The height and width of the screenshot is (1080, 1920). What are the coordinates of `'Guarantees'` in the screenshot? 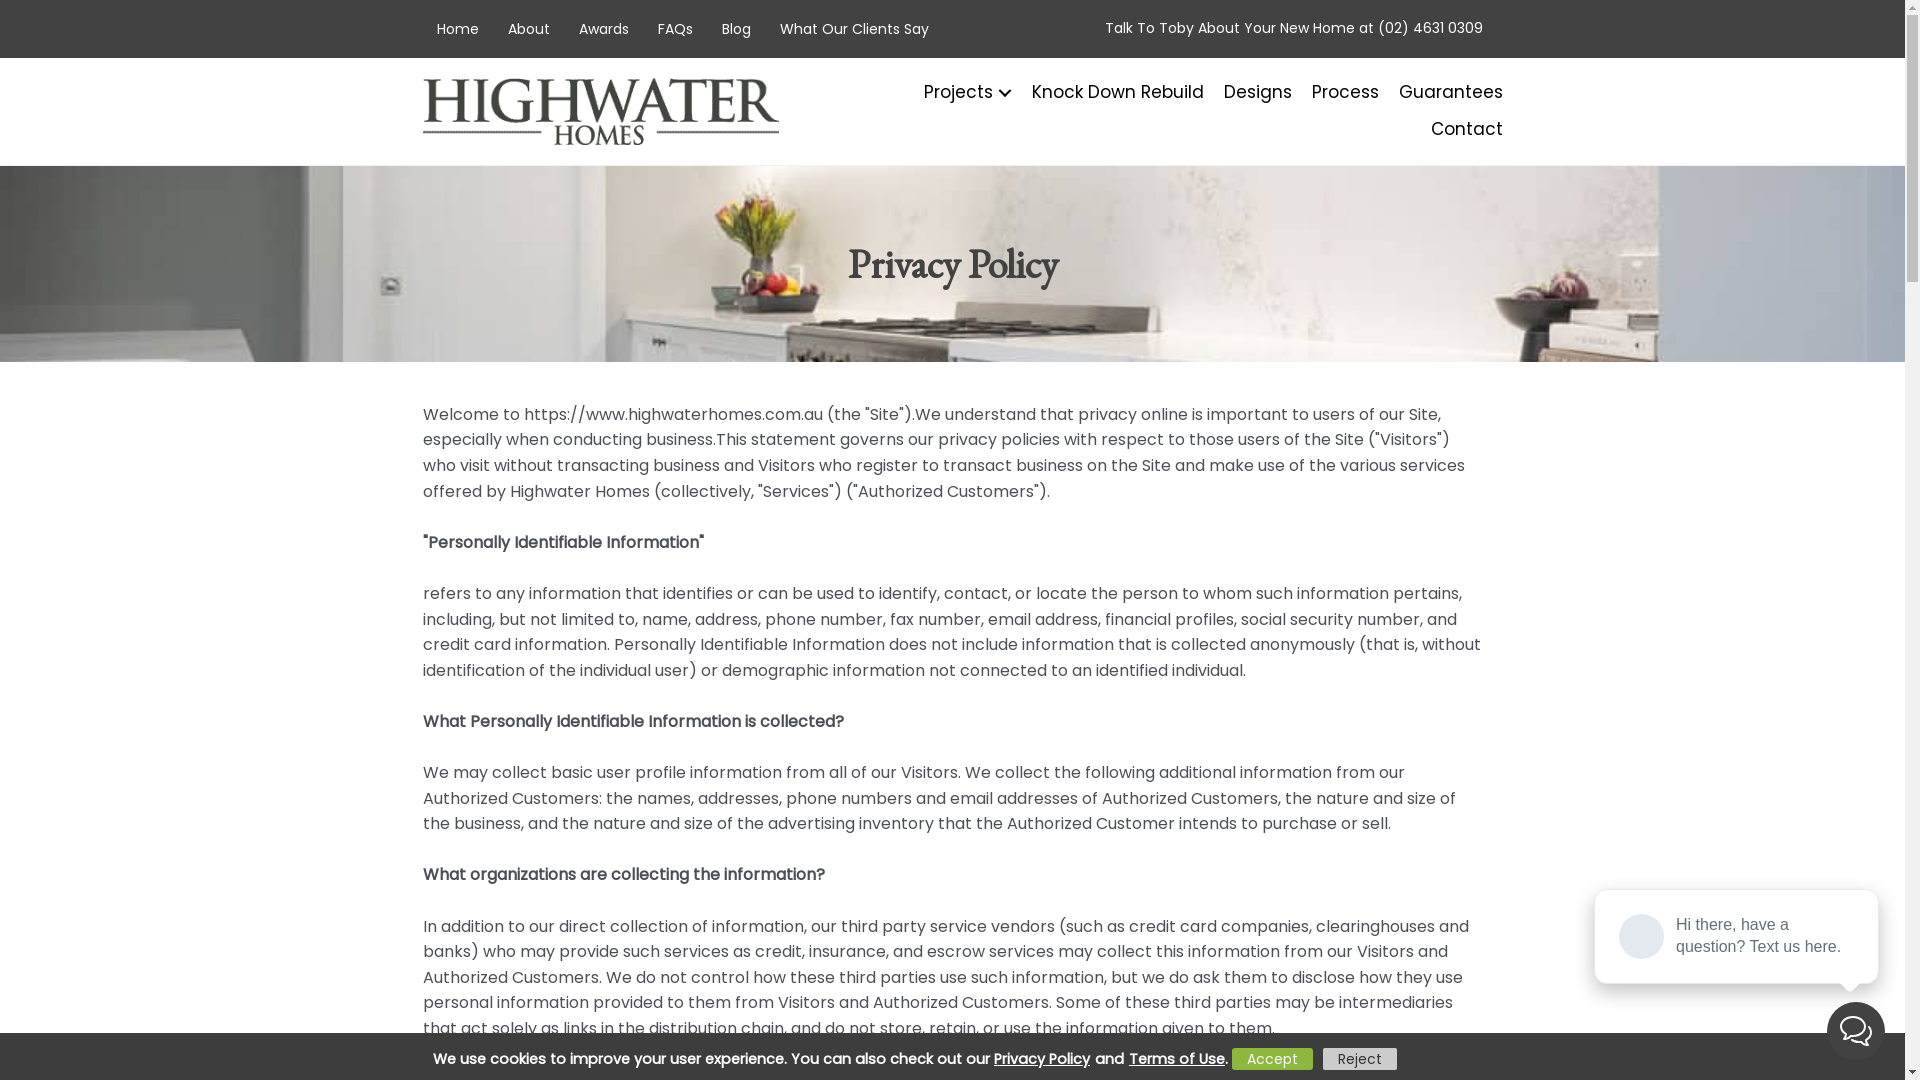 It's located at (1441, 92).